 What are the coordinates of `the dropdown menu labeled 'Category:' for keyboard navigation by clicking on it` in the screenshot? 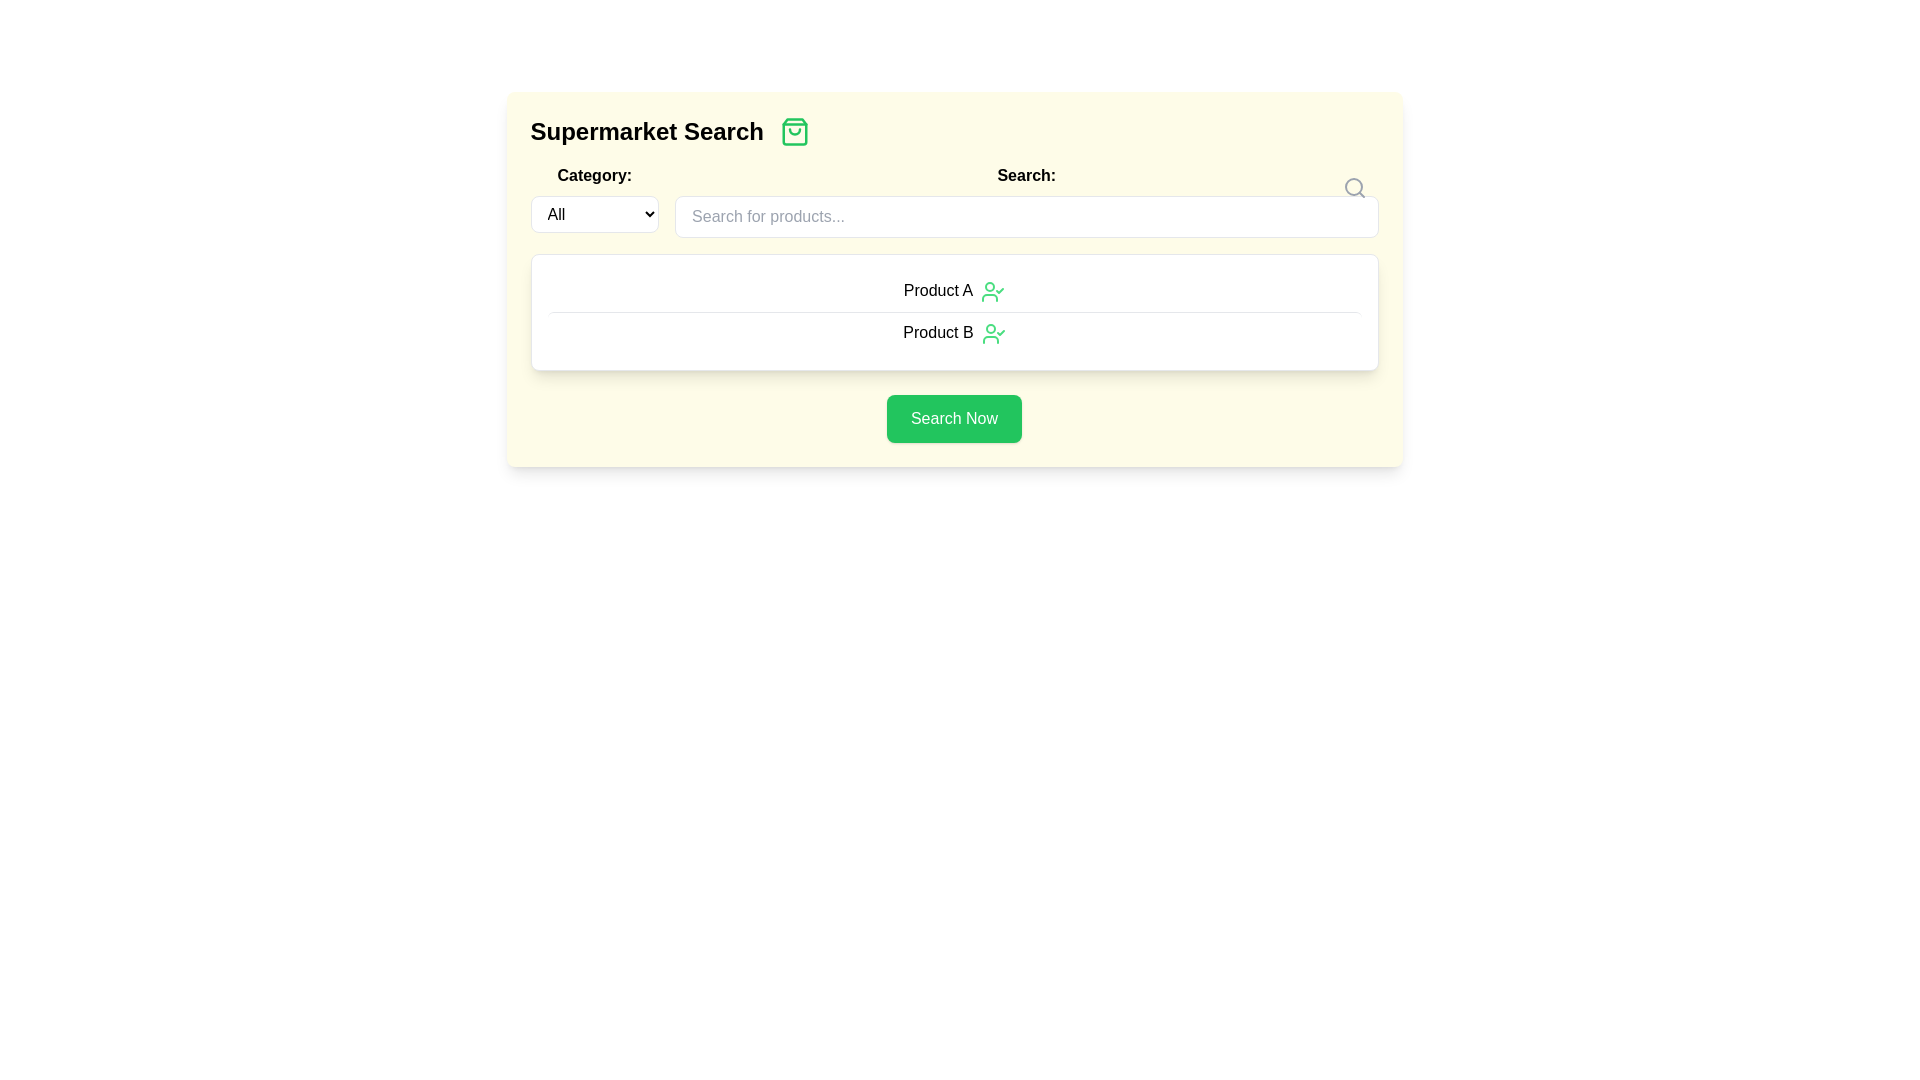 It's located at (593, 200).